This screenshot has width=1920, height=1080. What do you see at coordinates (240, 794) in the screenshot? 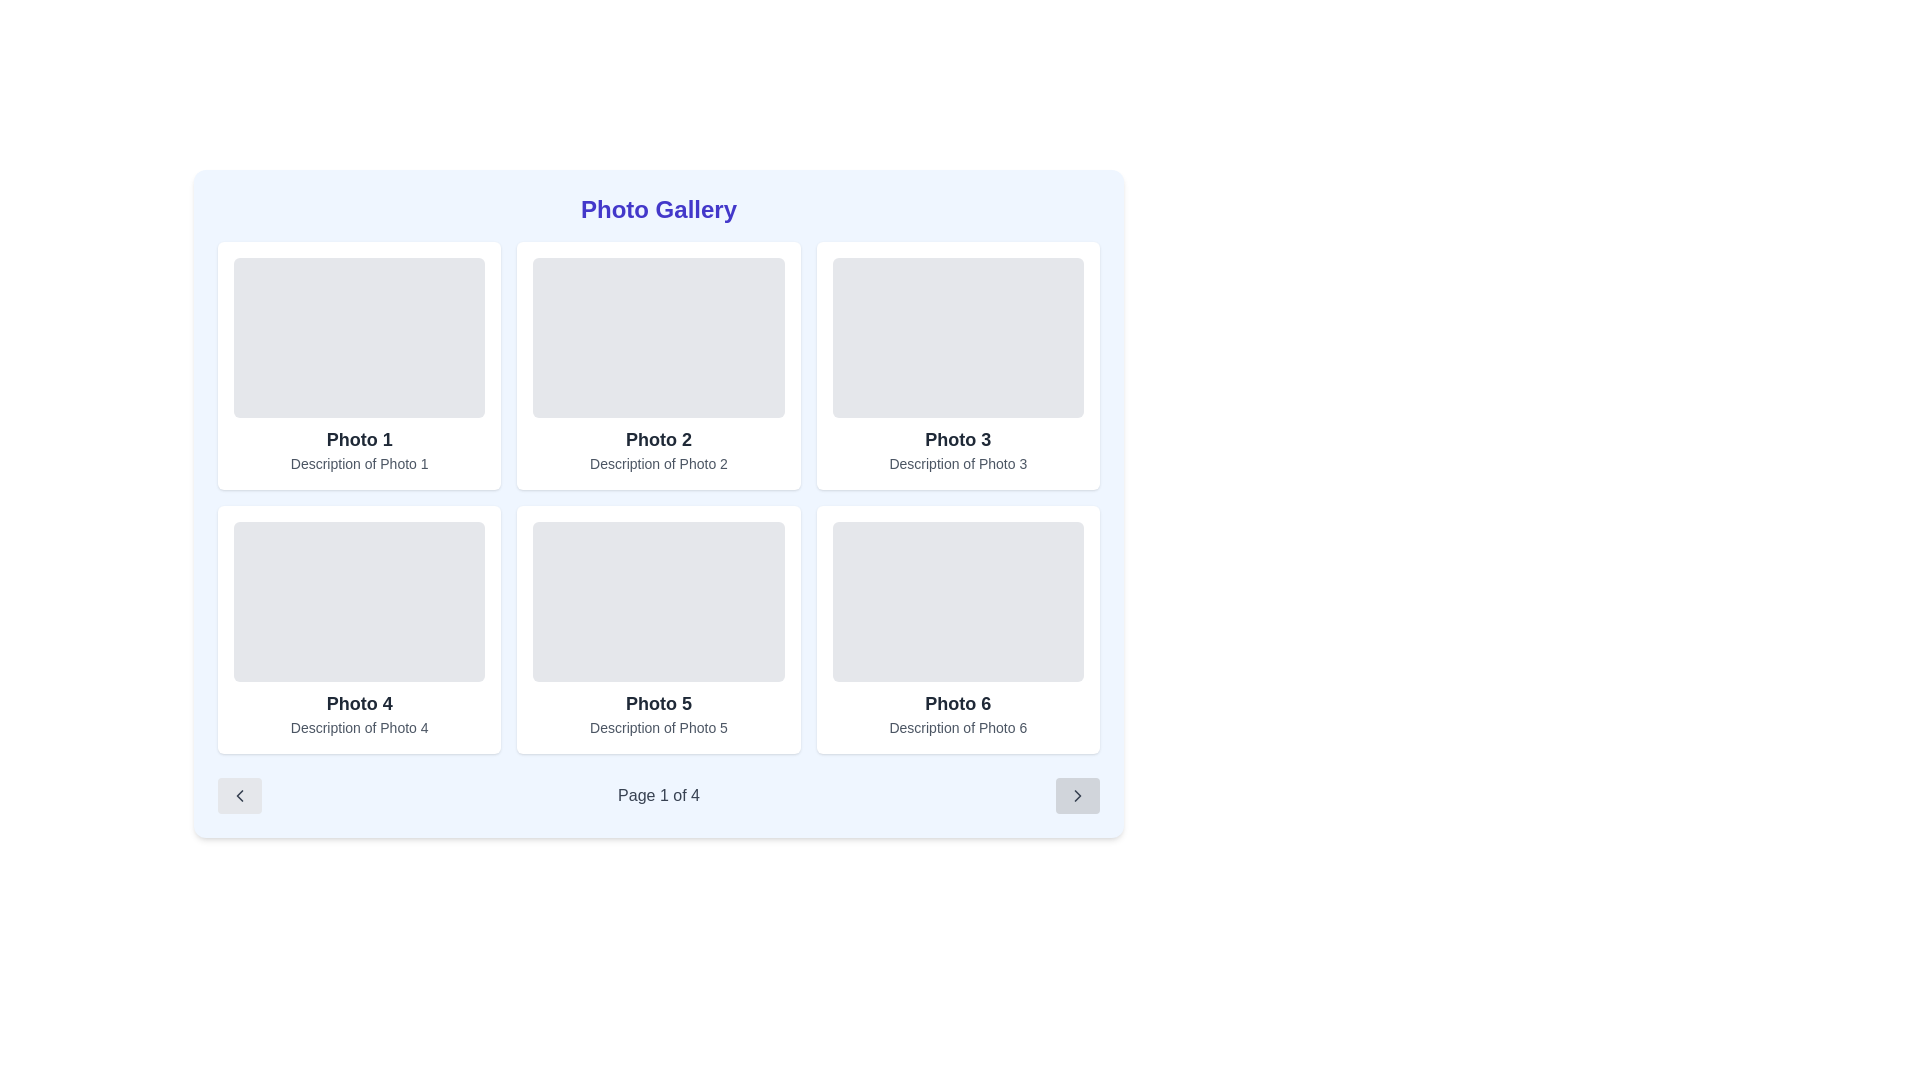
I see `the left arrow button with a gray background located at the bottom-left corner of the navigation bar` at bounding box center [240, 794].